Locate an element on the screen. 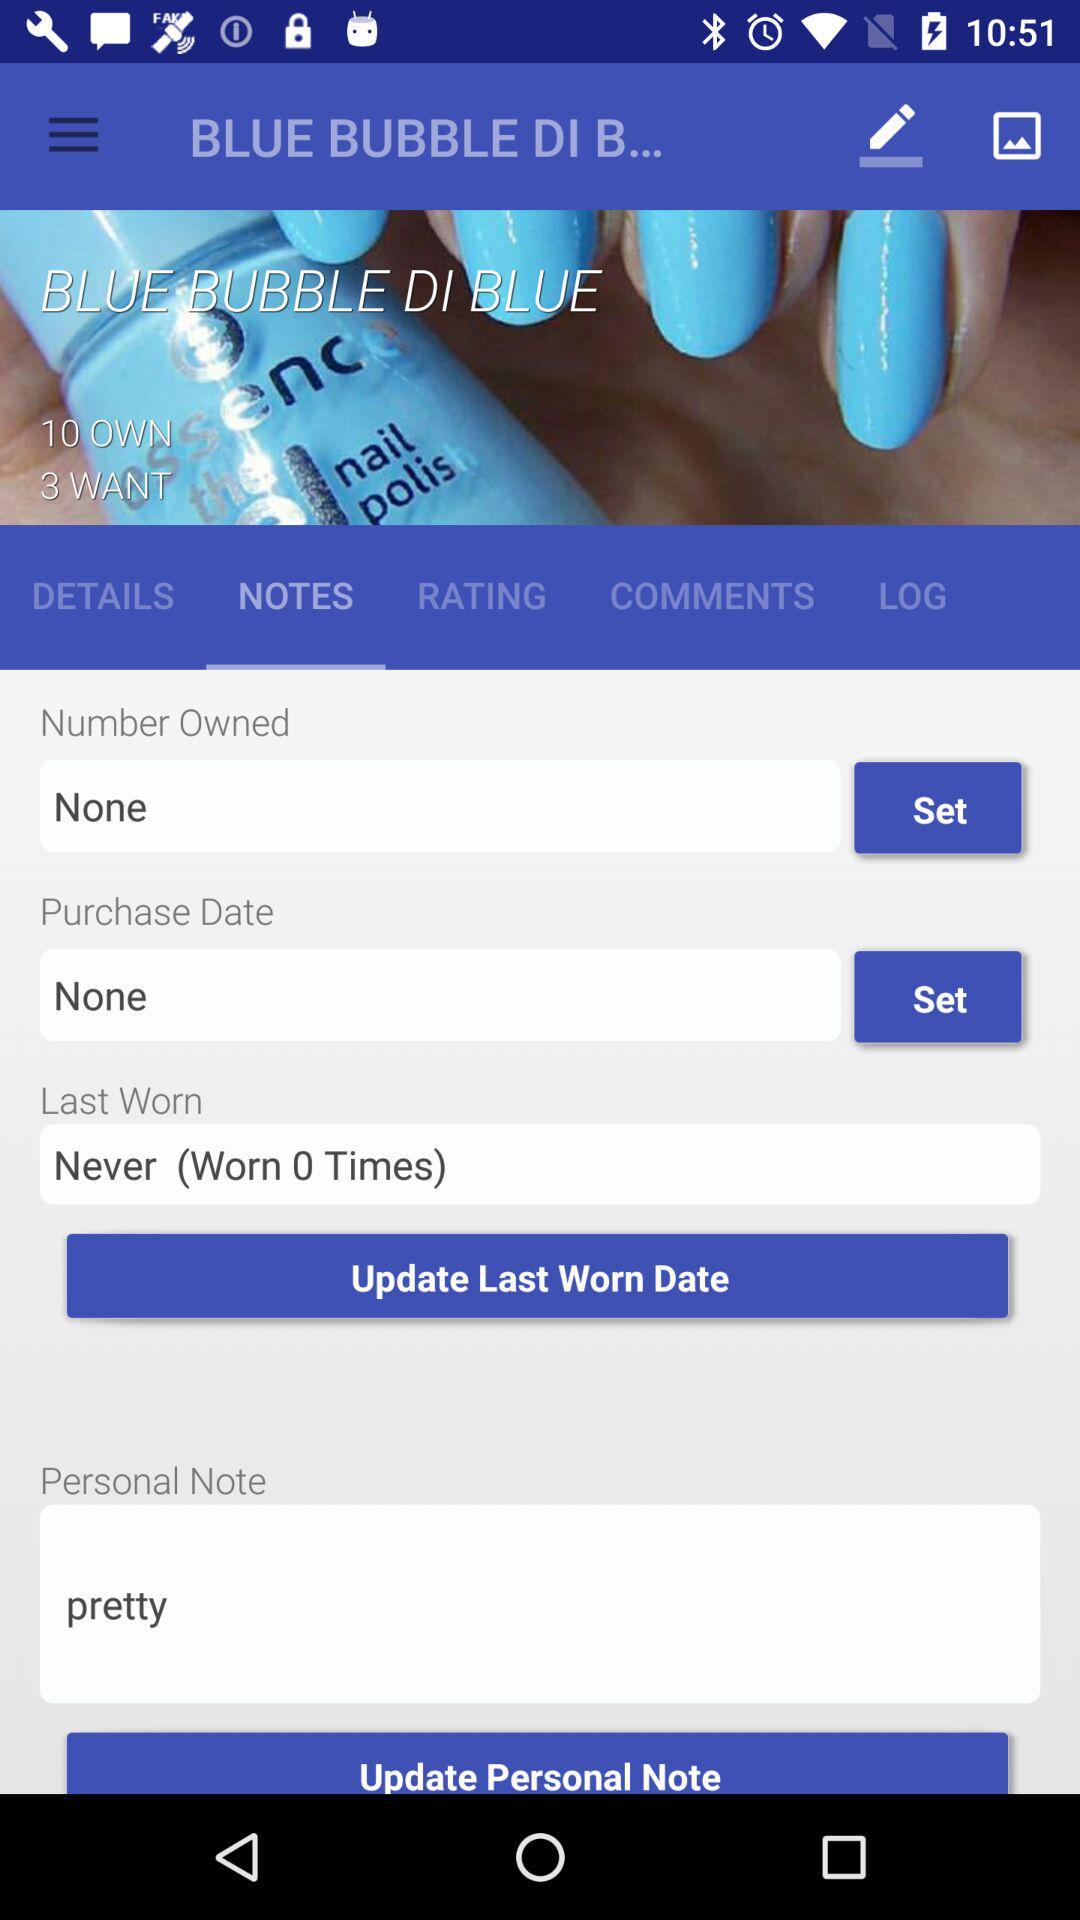 This screenshot has width=1080, height=1920. the item to the left of blue bubble di item is located at coordinates (72, 135).